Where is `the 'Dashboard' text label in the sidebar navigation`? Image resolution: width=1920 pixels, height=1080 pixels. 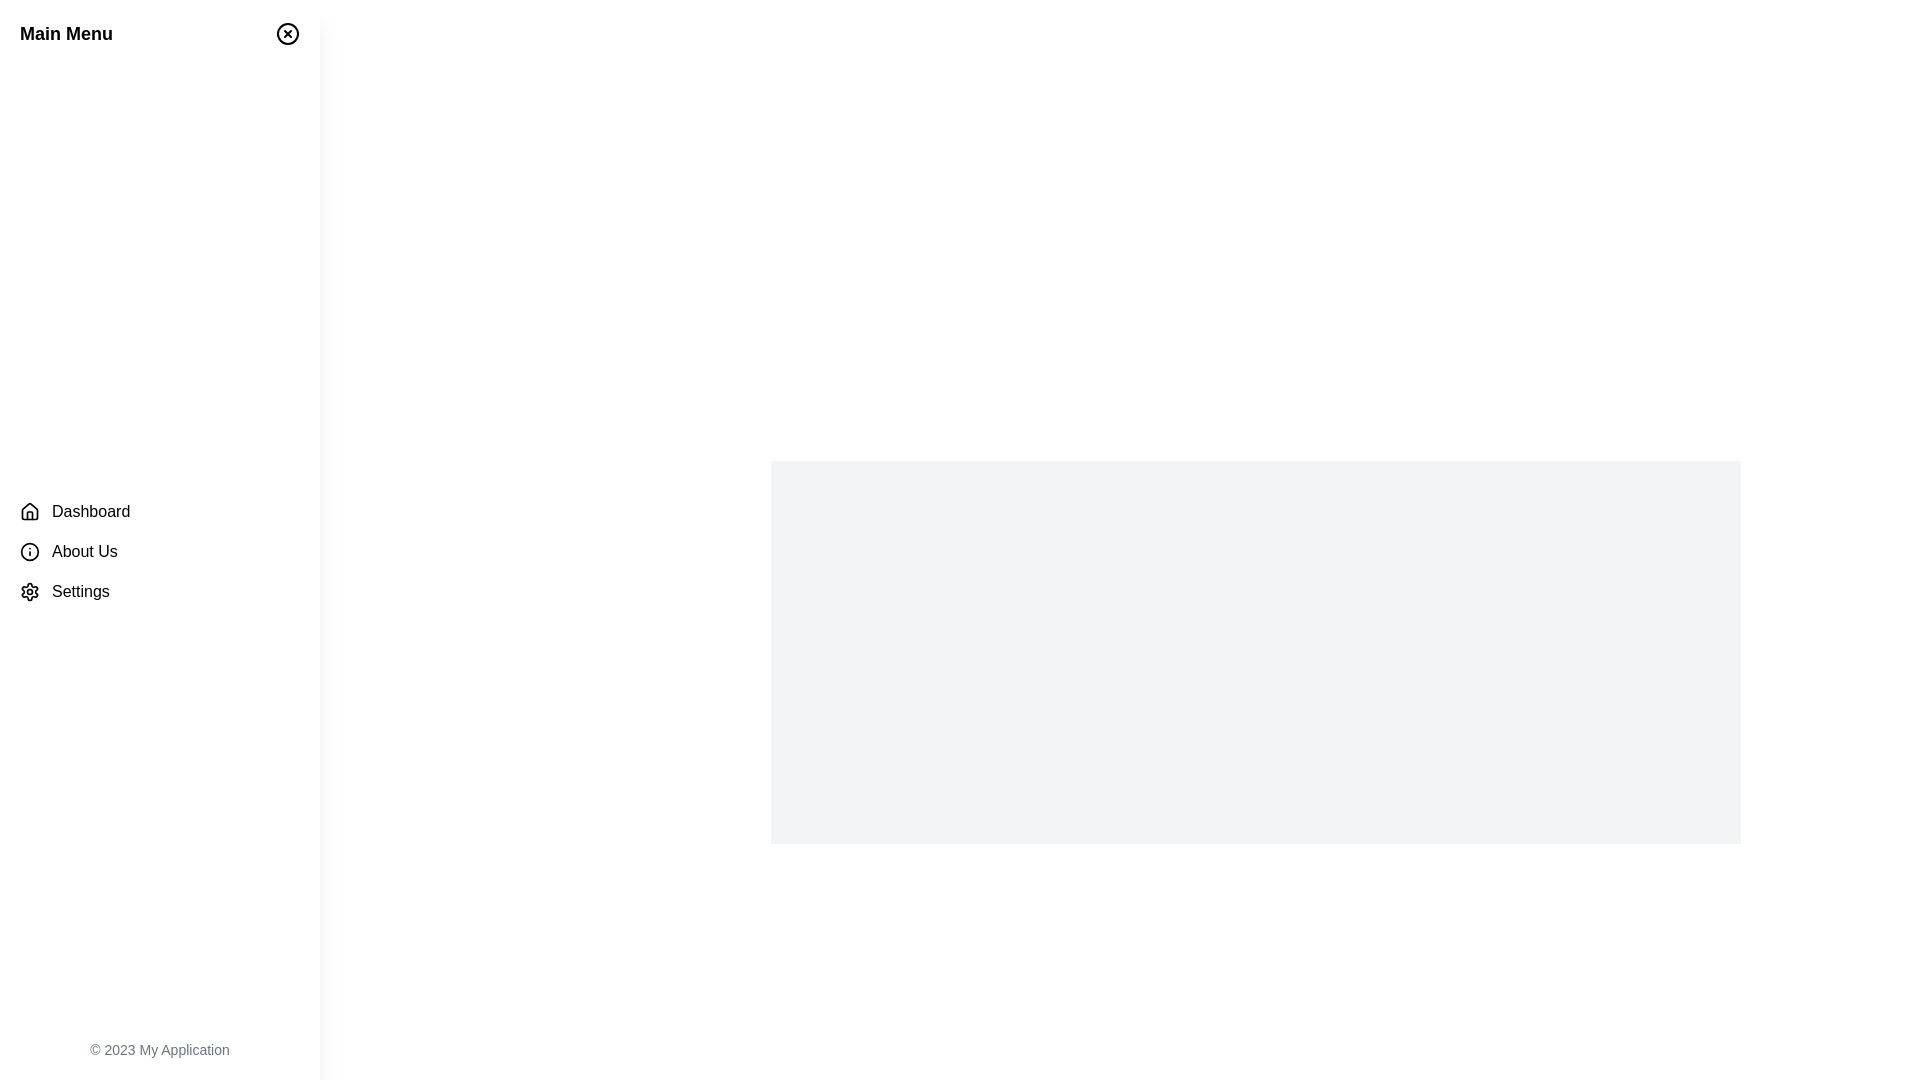 the 'Dashboard' text label in the sidebar navigation is located at coordinates (90, 511).